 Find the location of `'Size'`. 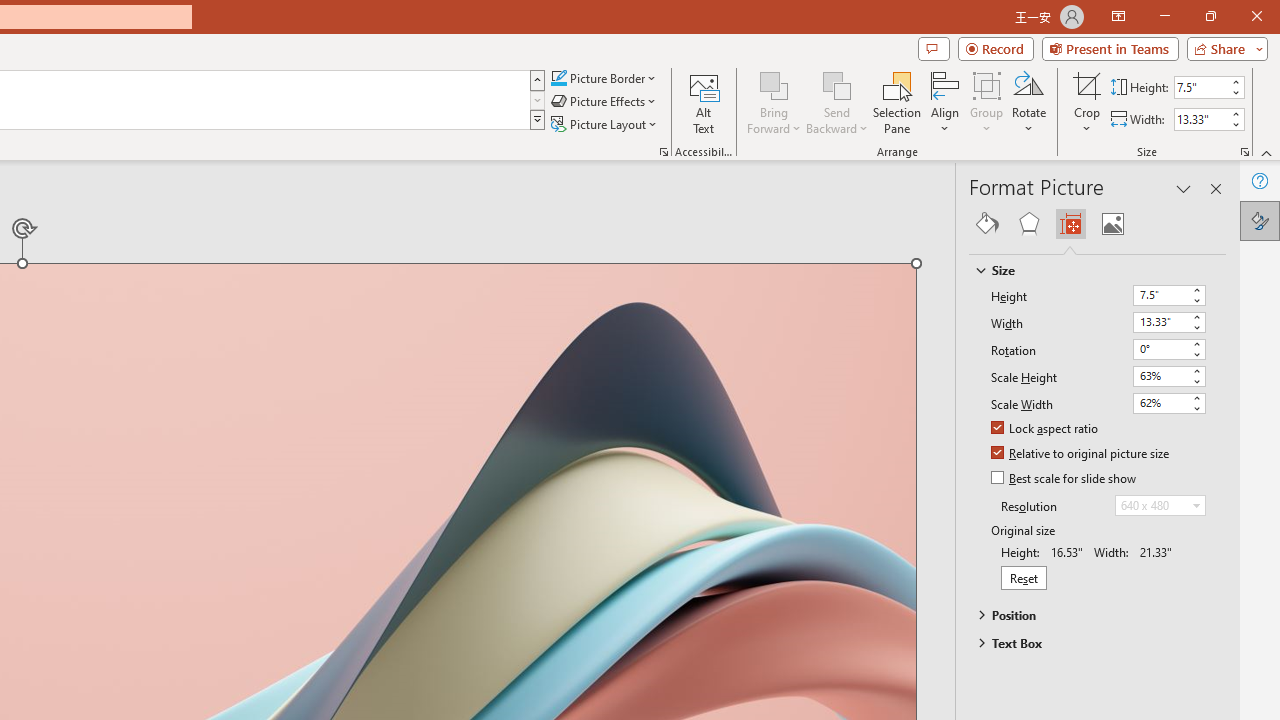

'Size' is located at coordinates (1087, 270).